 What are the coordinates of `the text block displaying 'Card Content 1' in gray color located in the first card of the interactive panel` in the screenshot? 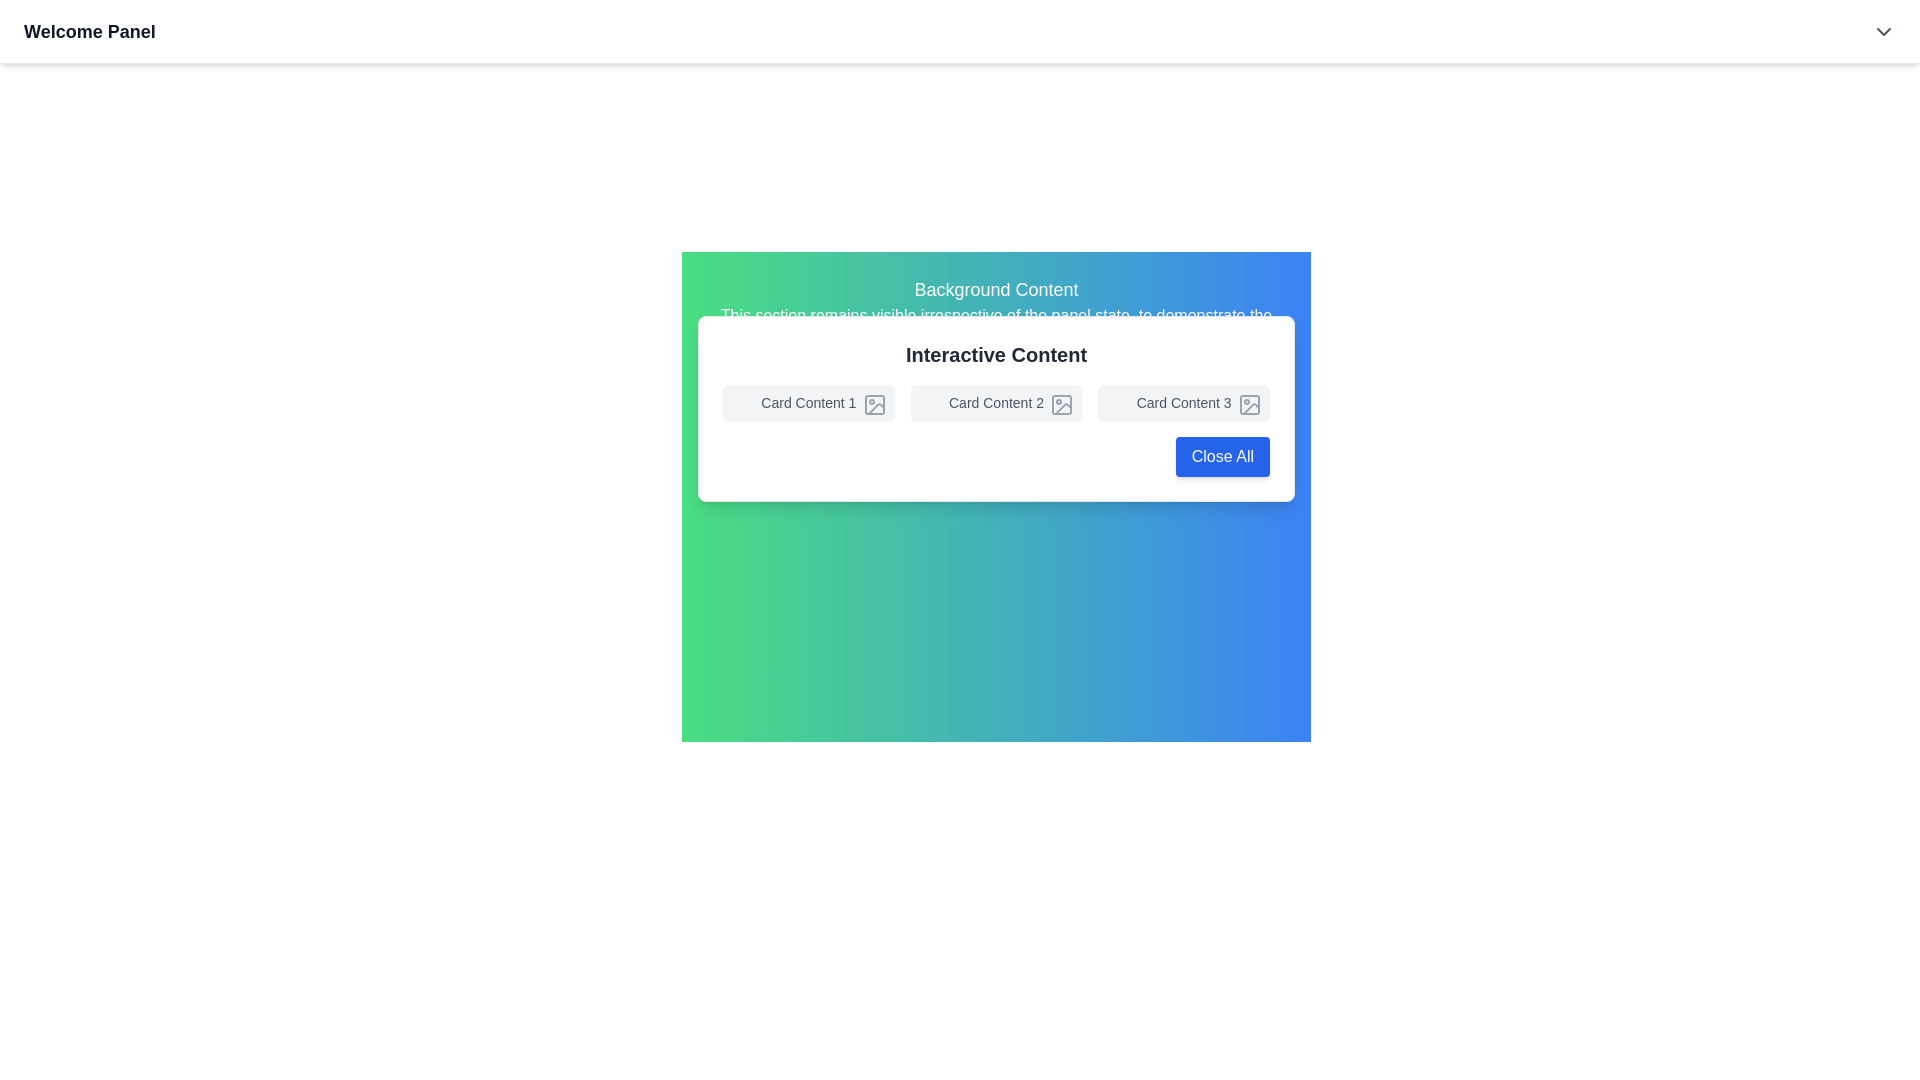 It's located at (808, 402).